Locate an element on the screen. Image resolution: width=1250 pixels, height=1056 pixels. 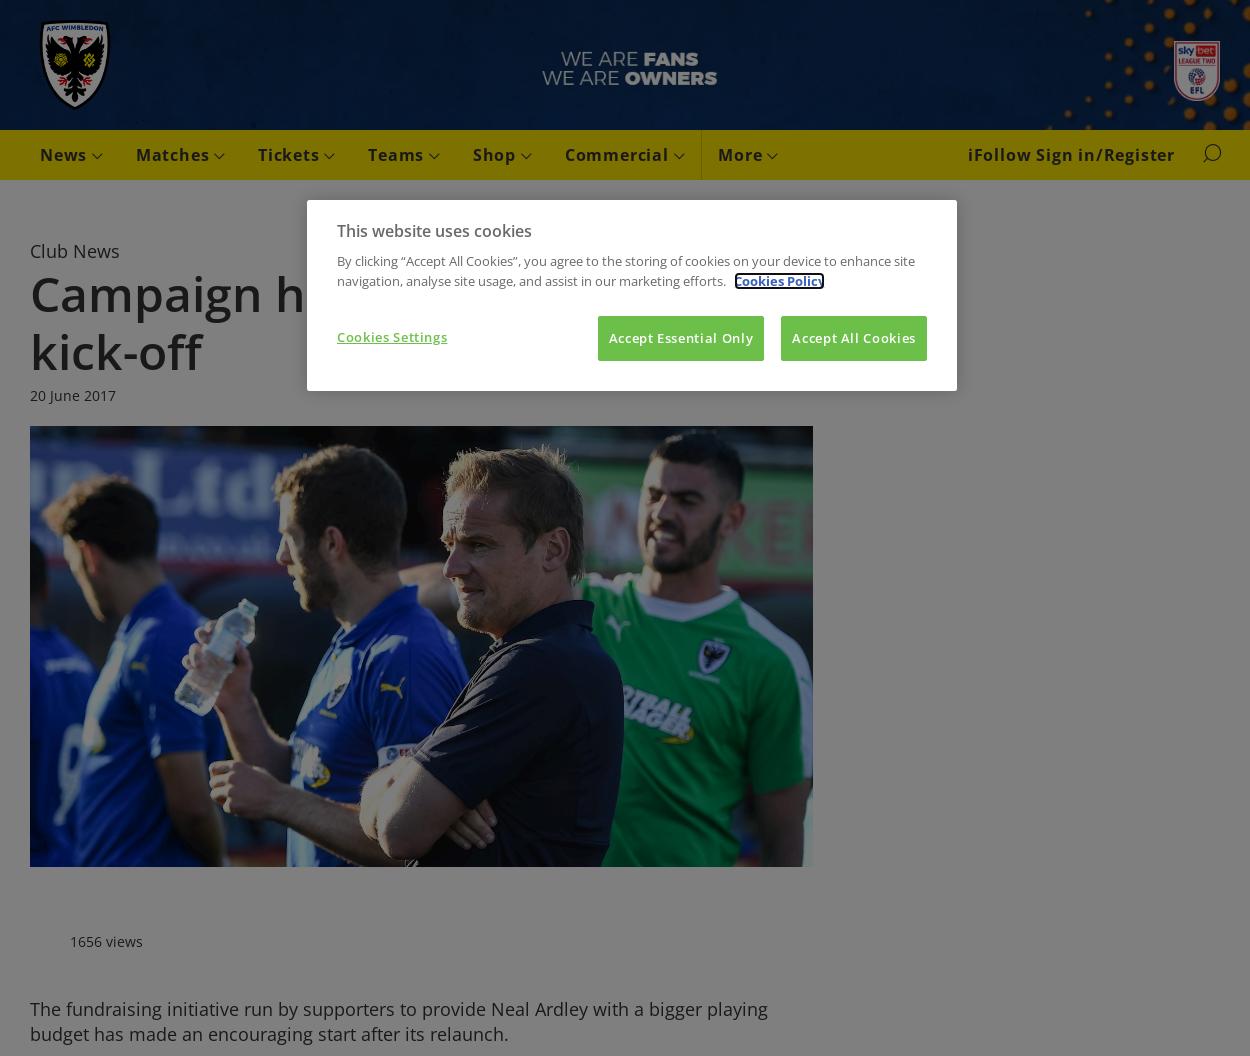
'iFollow Sign in/Register' is located at coordinates (1070, 155).